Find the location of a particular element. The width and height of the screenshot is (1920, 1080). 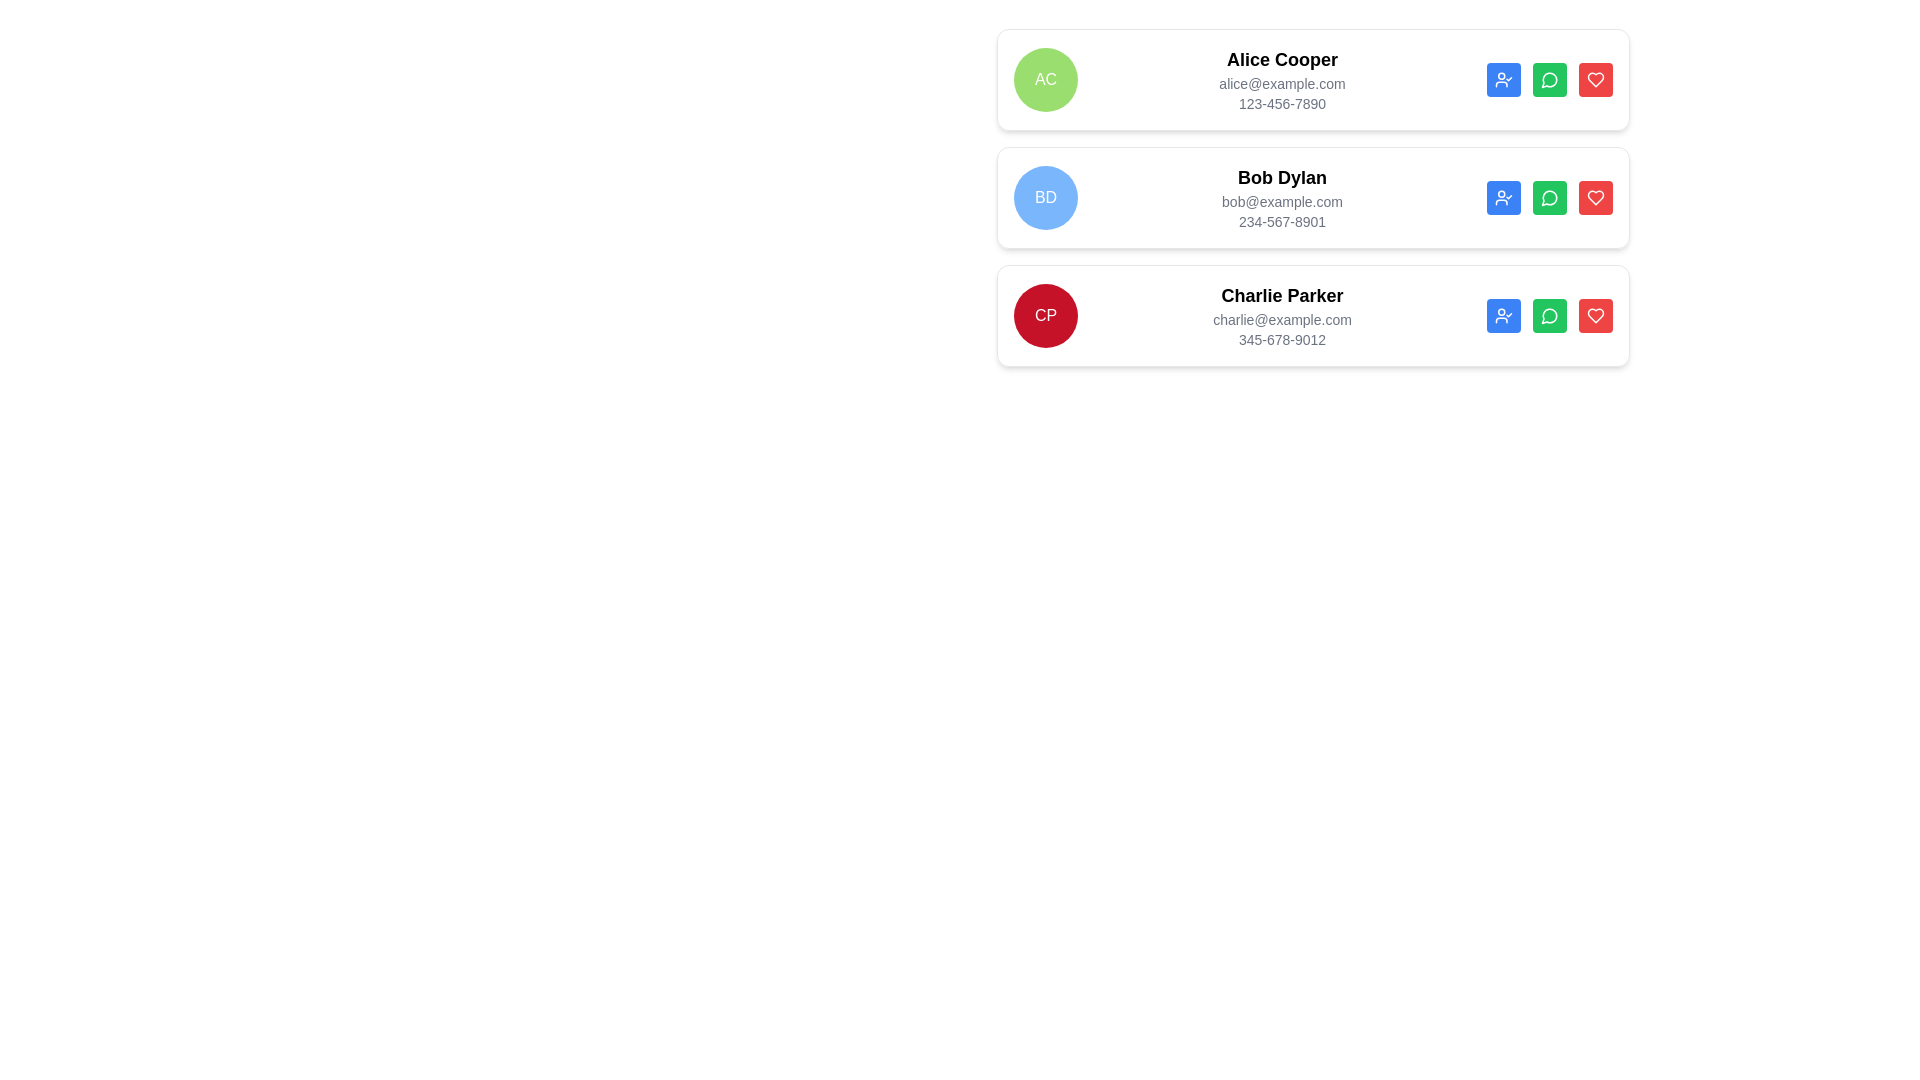

the SVG-based icon embedded within the clickable button in the third user information card to initiate a chat with Charlie Parker is located at coordinates (1549, 315).